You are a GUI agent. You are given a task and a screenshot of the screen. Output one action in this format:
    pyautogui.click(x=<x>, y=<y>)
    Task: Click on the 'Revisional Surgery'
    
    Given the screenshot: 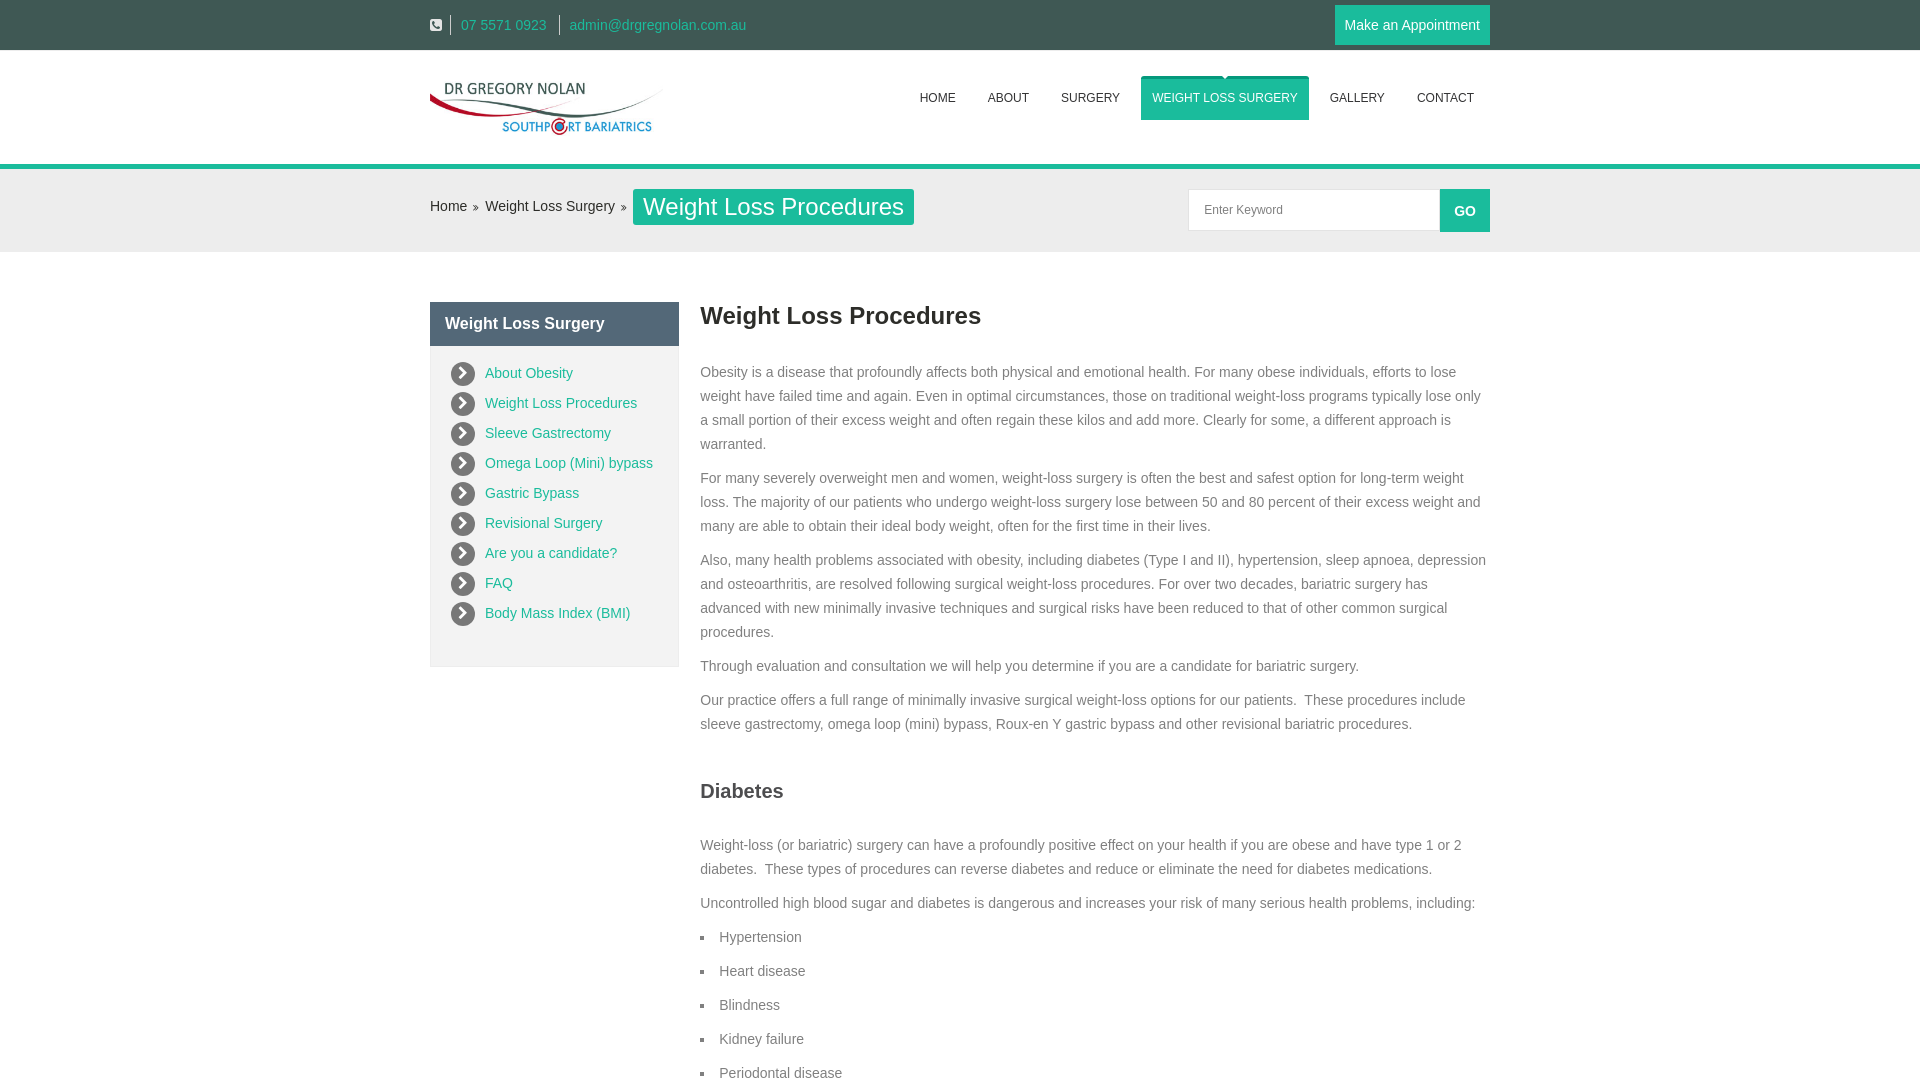 What is the action you would take?
    pyautogui.click(x=484, y=522)
    